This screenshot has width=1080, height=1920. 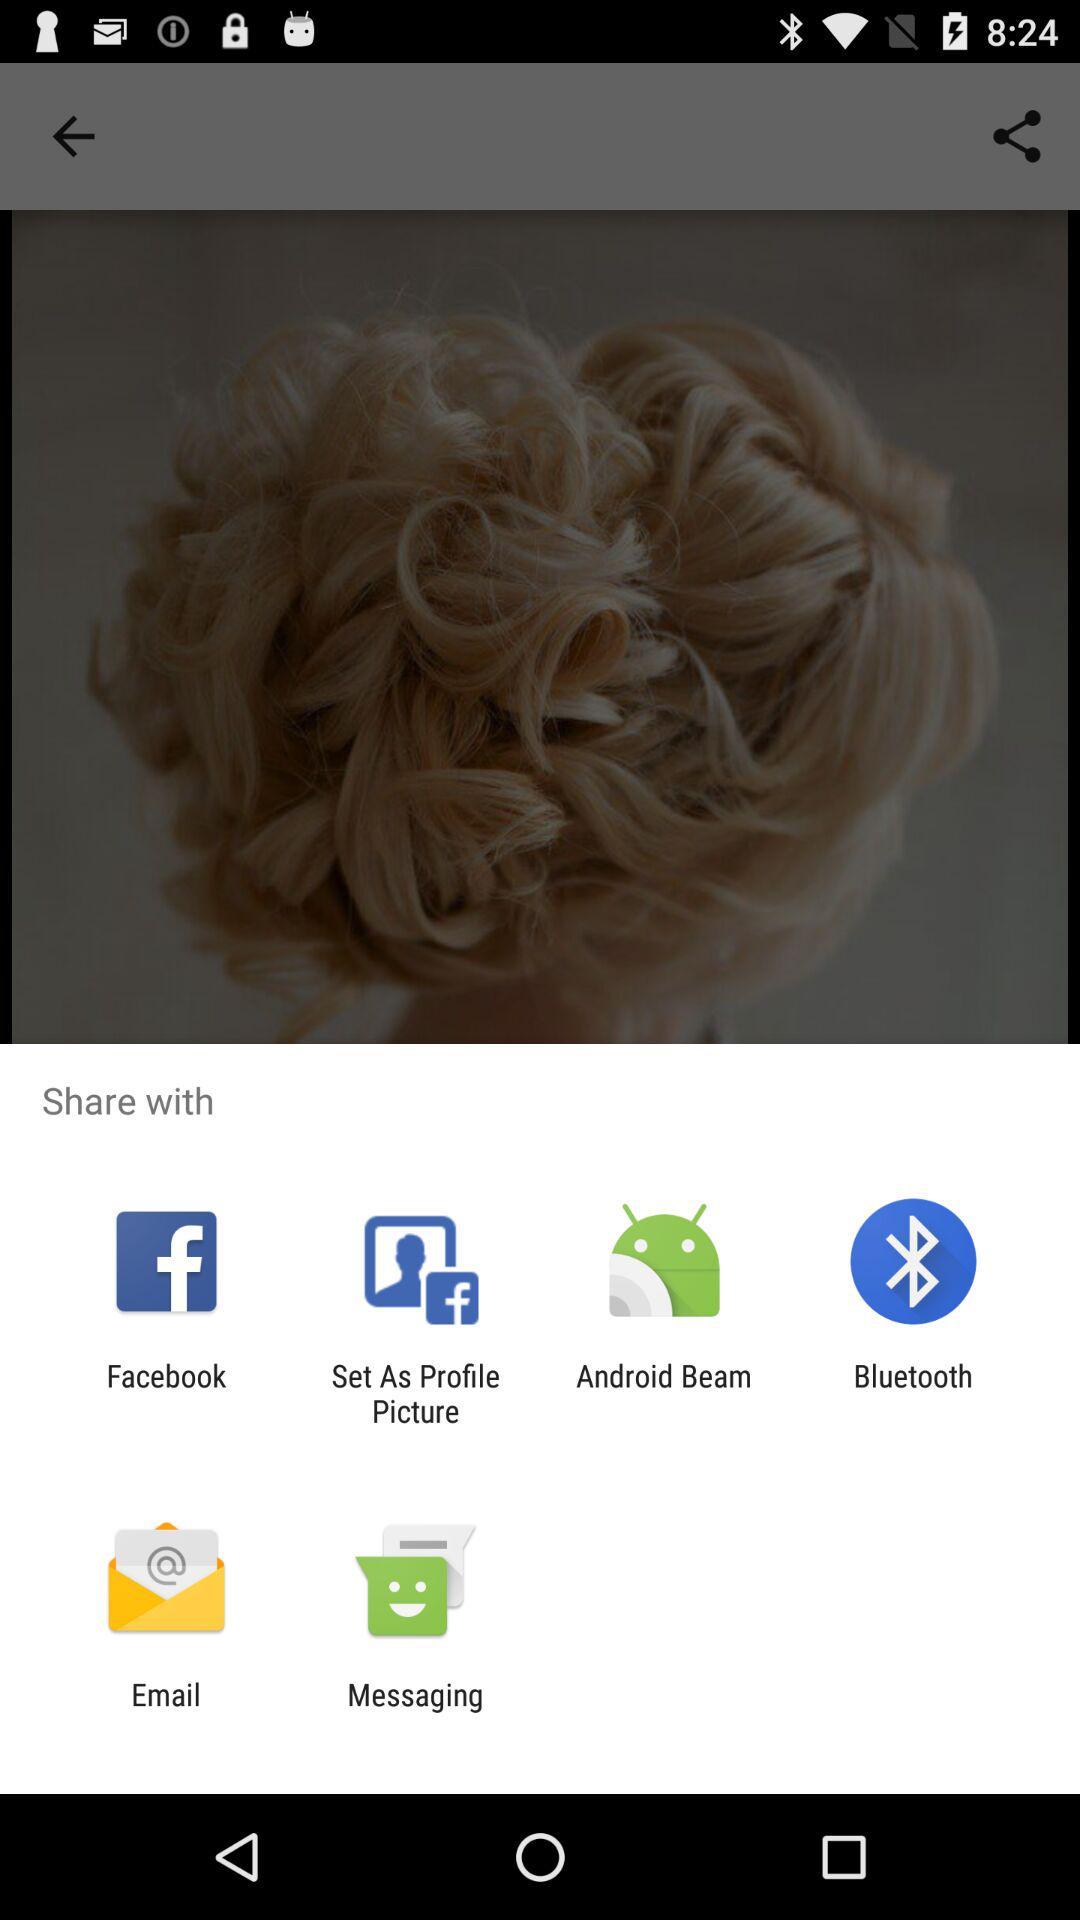 What do you see at coordinates (414, 1711) in the screenshot?
I see `the item to the right of the email app` at bounding box center [414, 1711].